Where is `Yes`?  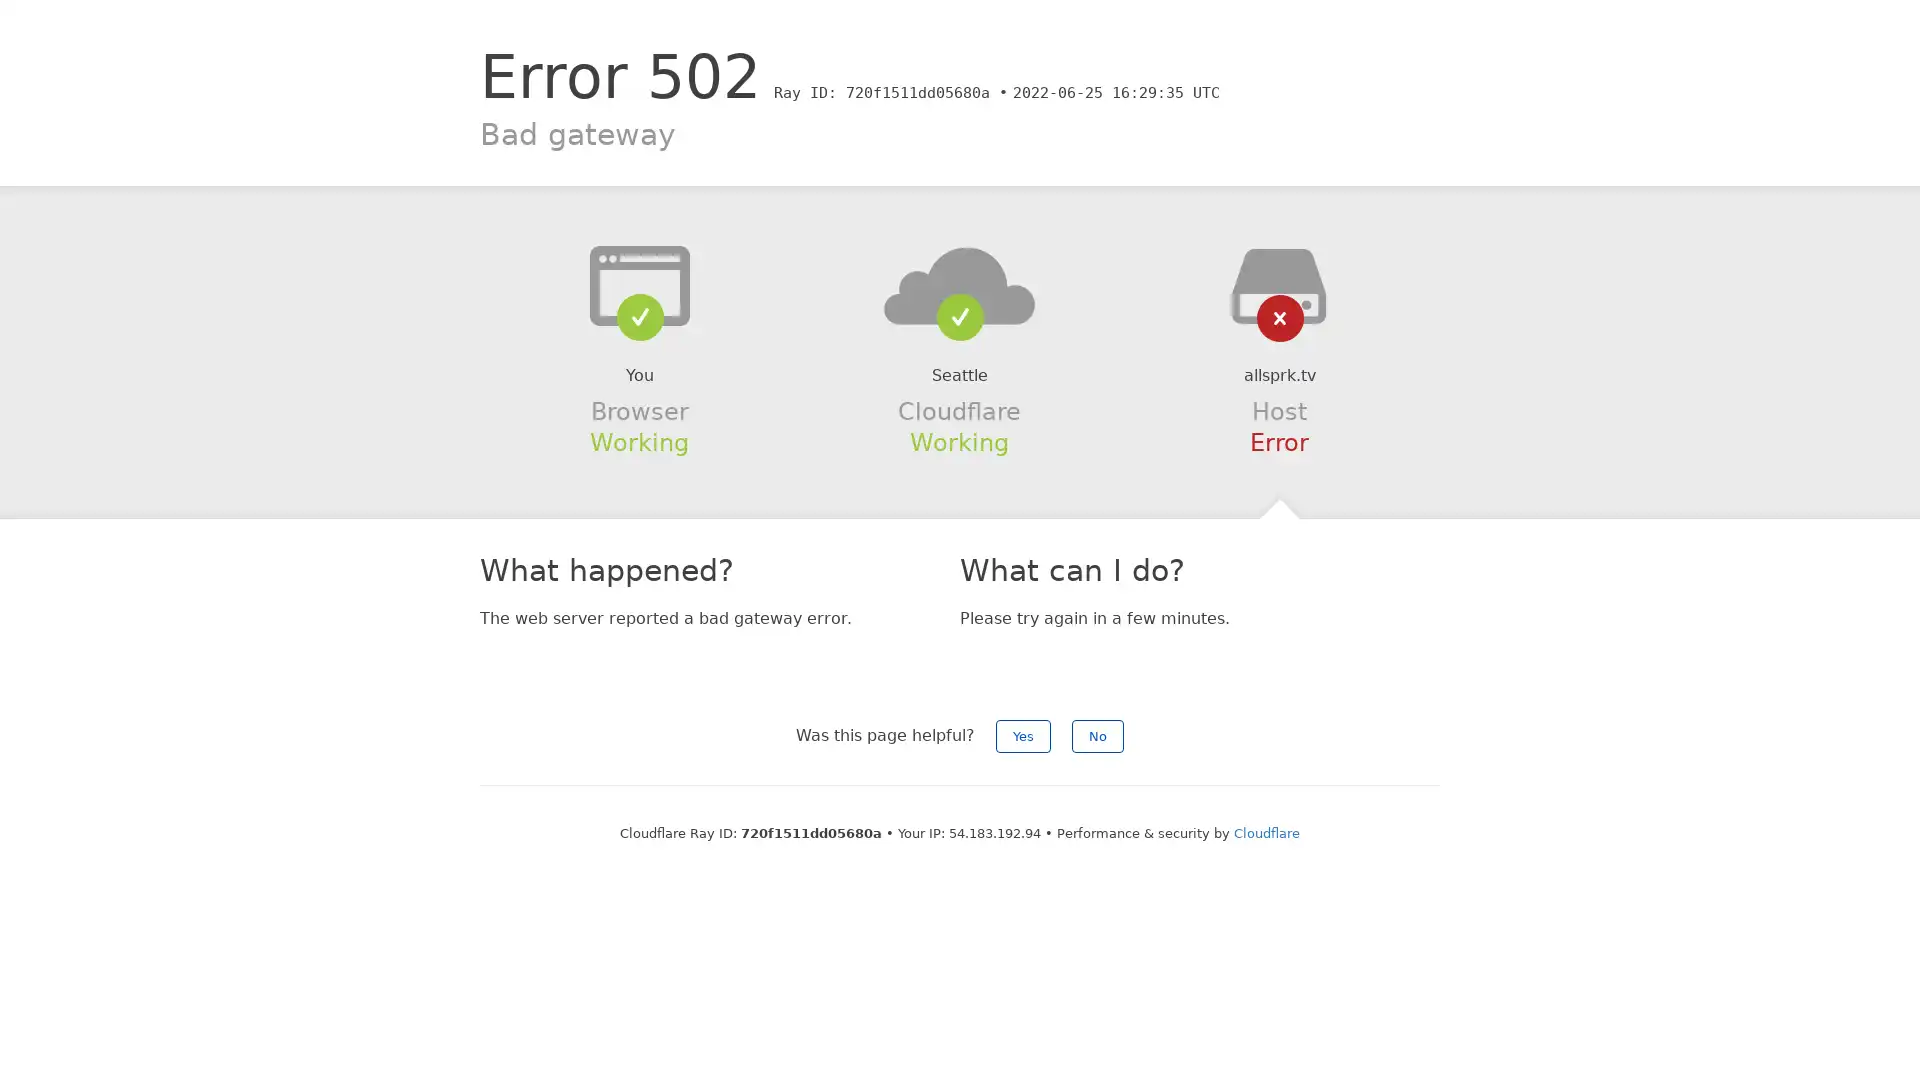
Yes is located at coordinates (1023, 736).